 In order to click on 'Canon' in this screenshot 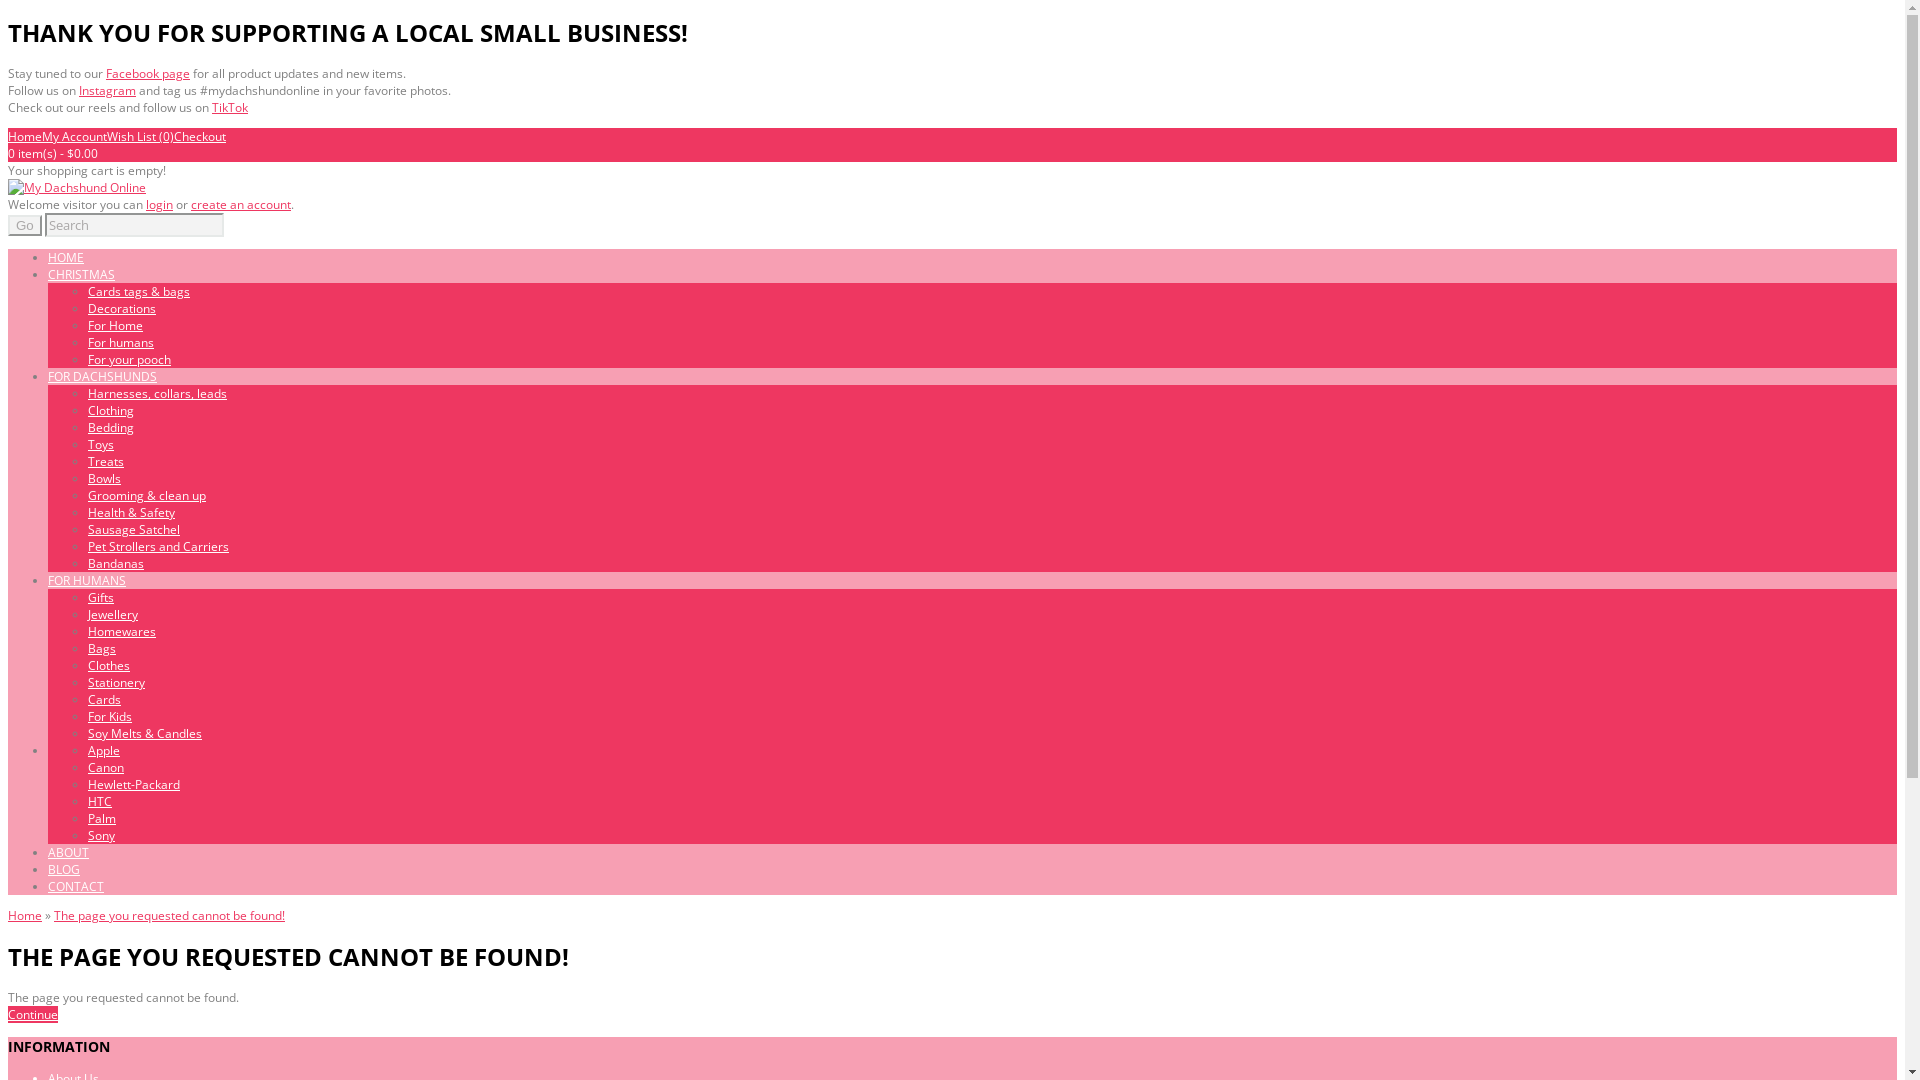, I will do `click(104, 766)`.